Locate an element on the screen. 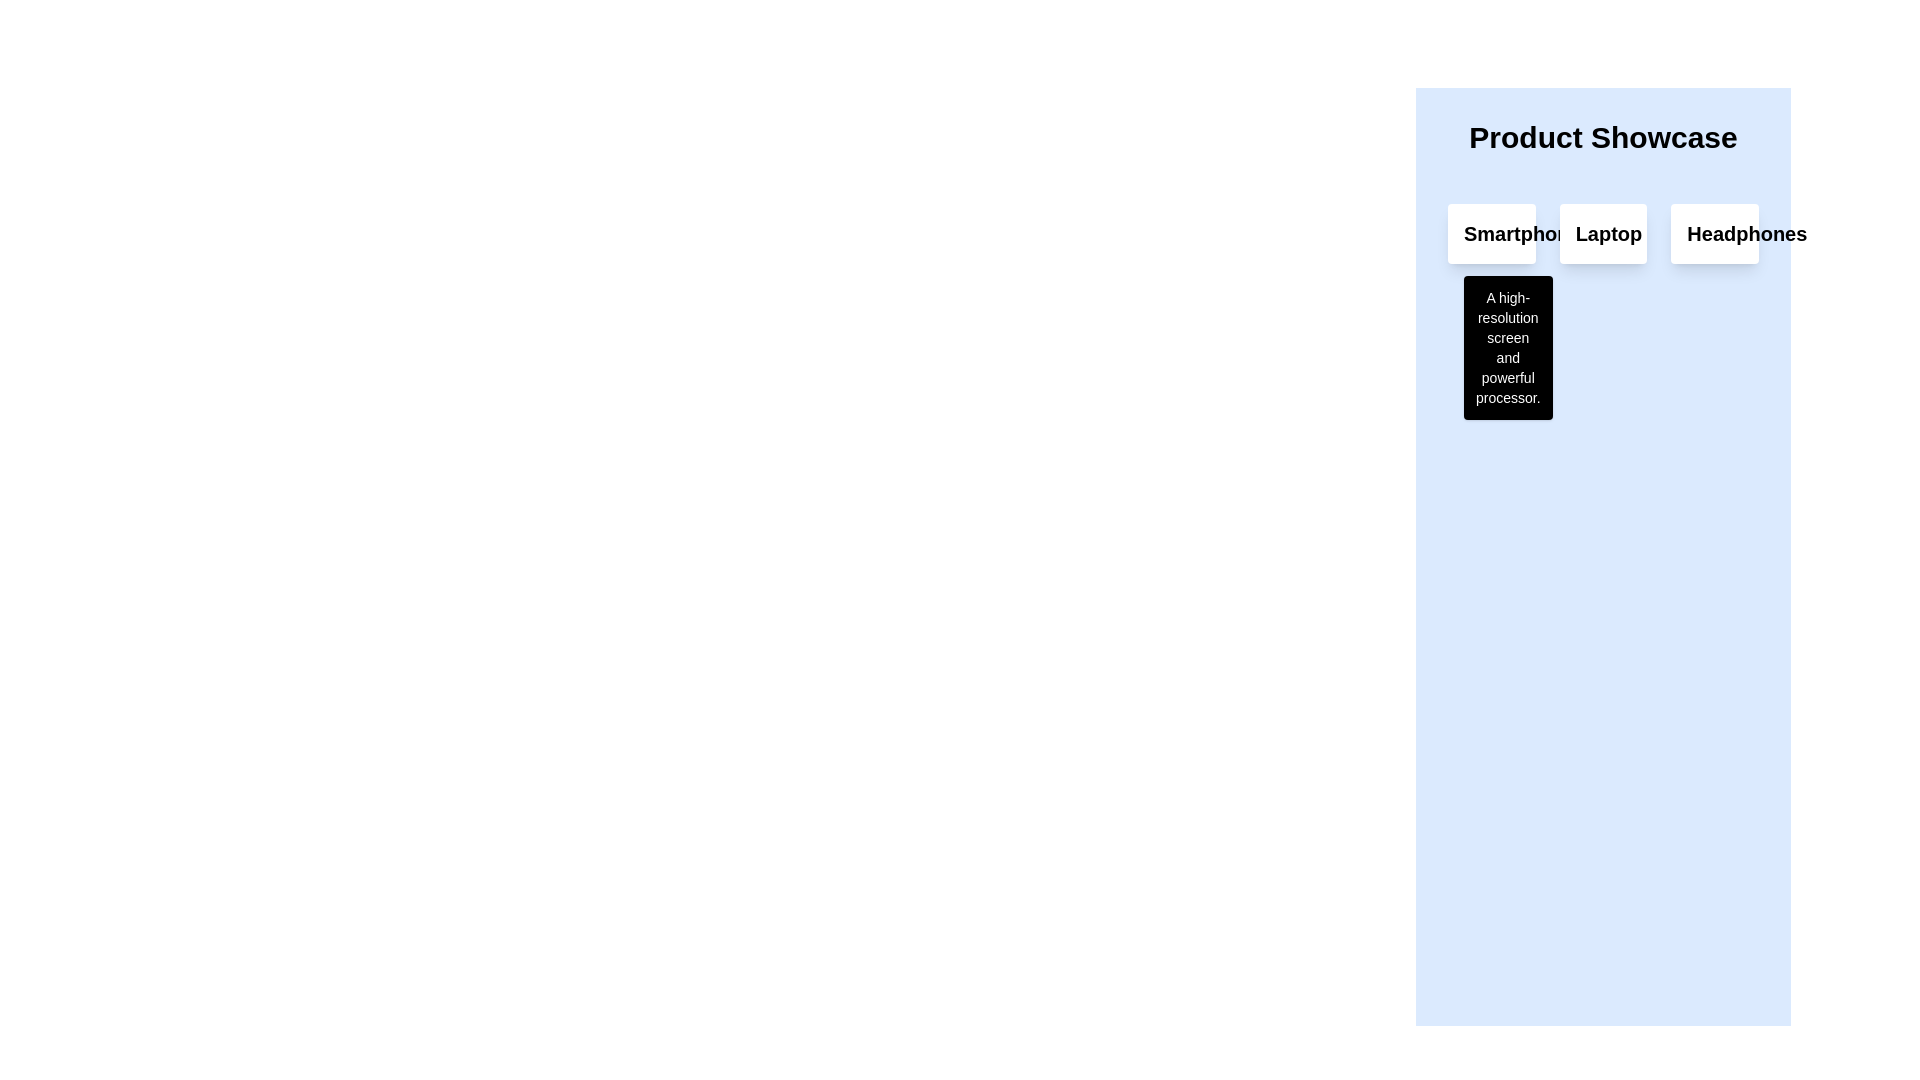  to select the rightmost Card representing a category or item in the product display interface is located at coordinates (1714, 233).